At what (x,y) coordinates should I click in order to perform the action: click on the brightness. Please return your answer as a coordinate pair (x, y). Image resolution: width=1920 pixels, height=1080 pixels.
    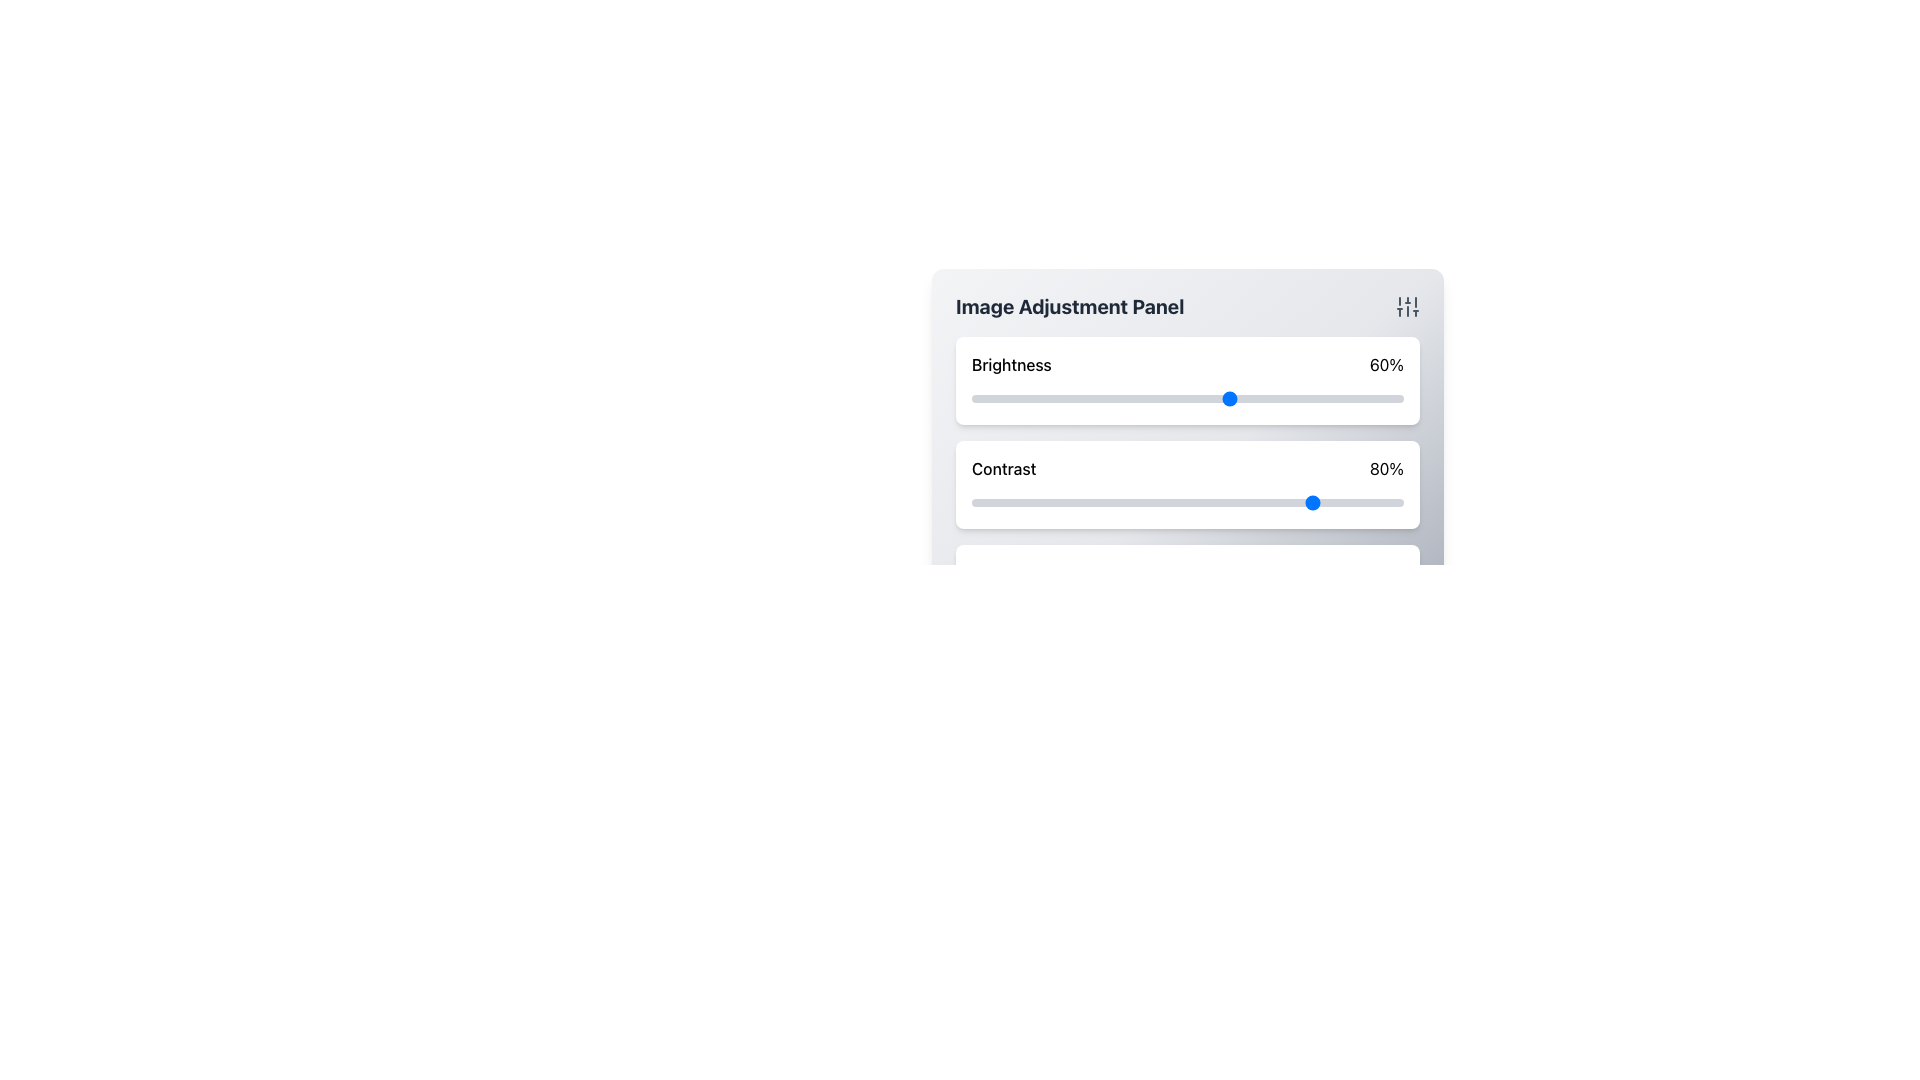
    Looking at the image, I should click on (1381, 398).